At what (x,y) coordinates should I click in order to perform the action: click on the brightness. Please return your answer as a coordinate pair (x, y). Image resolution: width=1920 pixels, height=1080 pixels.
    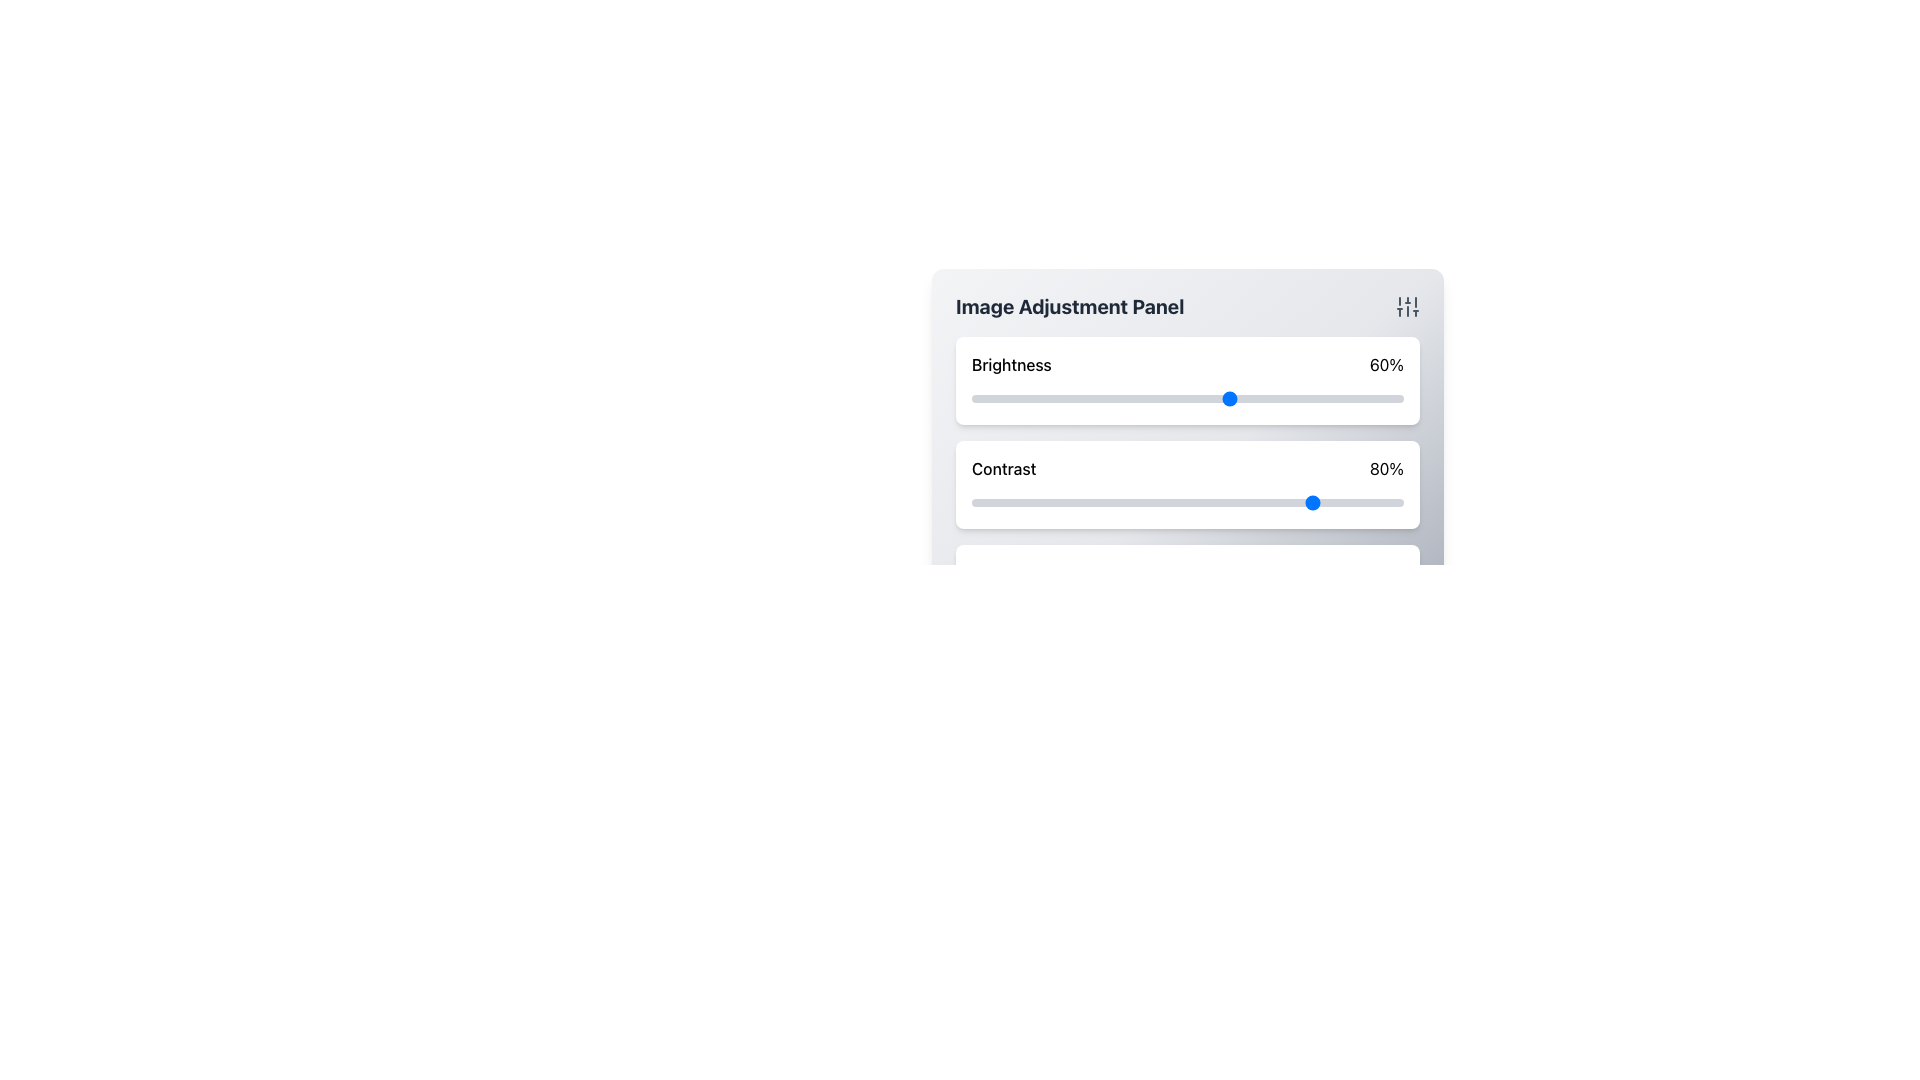
    Looking at the image, I should click on (1381, 398).